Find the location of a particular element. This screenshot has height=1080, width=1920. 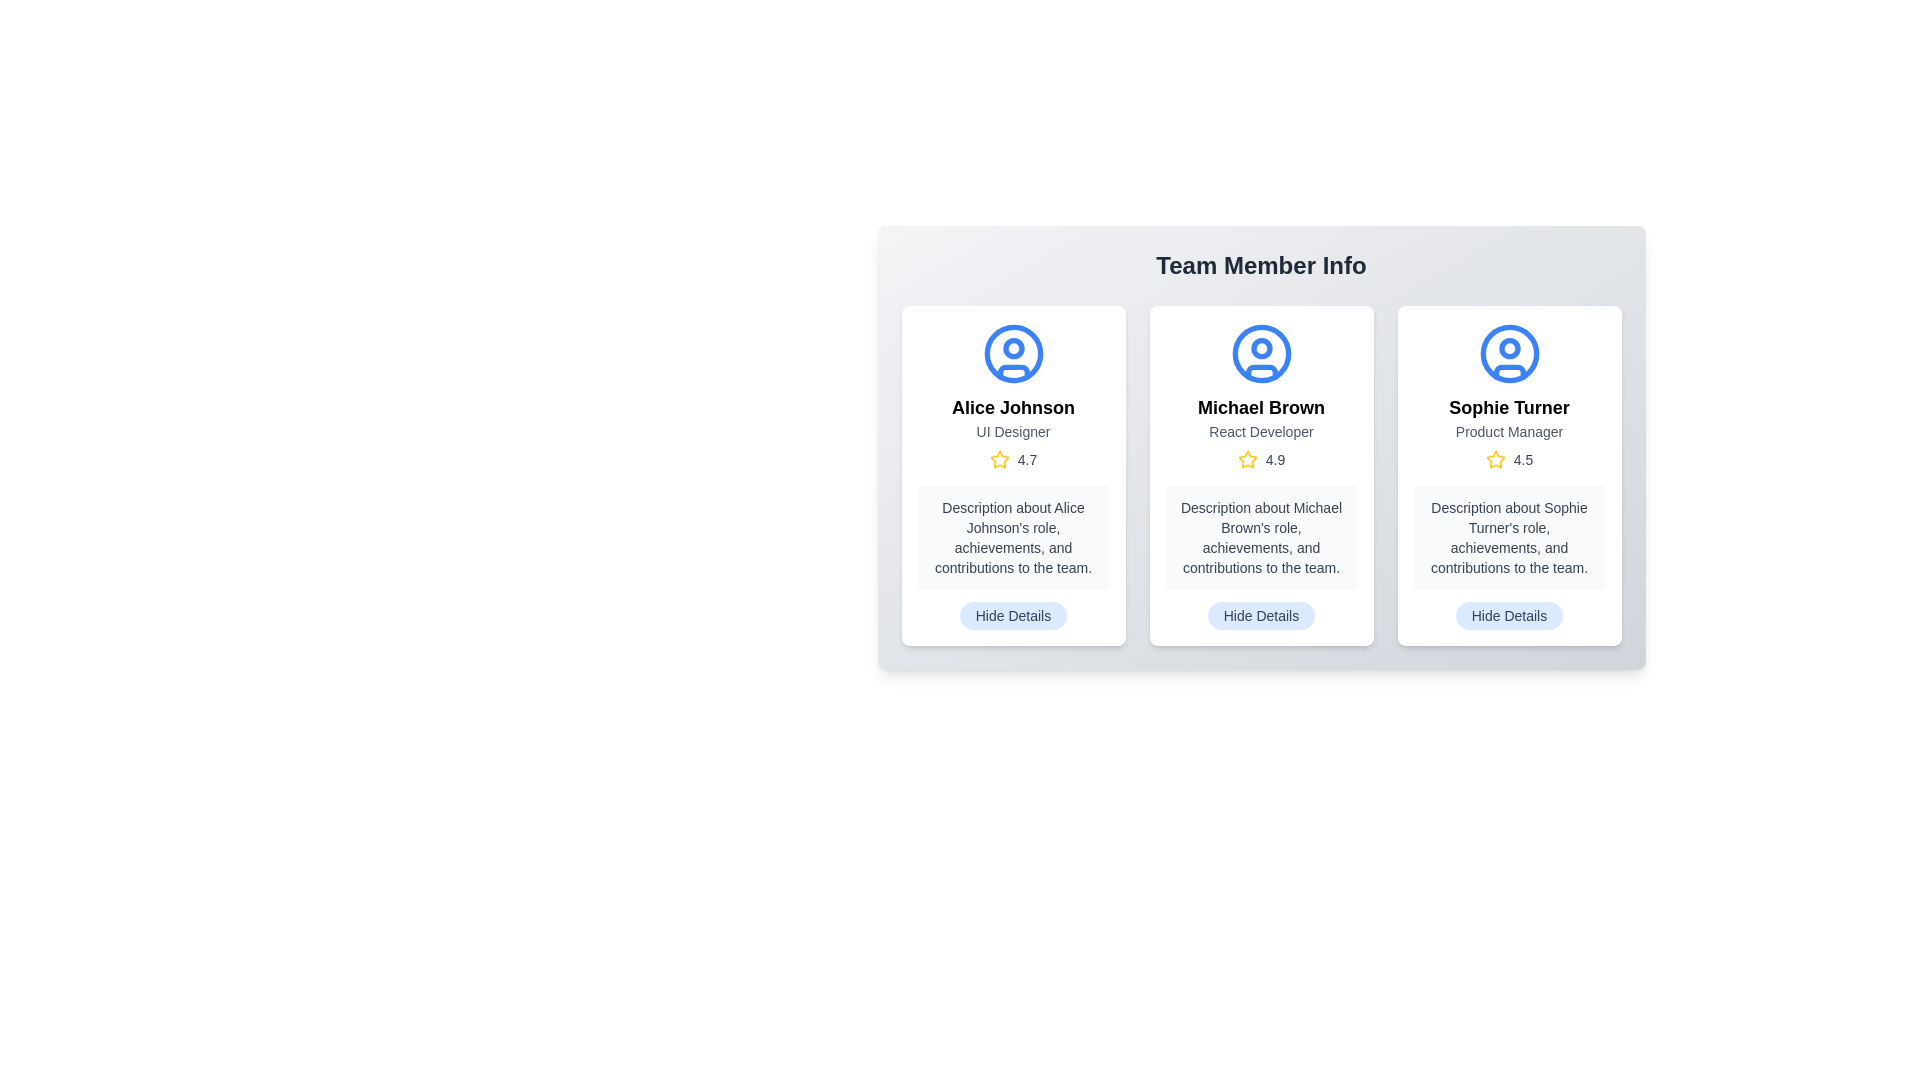

the outermost circular part of the avatar icon for 'Alice Johnson' in the 'Team Member Info' section is located at coordinates (1013, 353).